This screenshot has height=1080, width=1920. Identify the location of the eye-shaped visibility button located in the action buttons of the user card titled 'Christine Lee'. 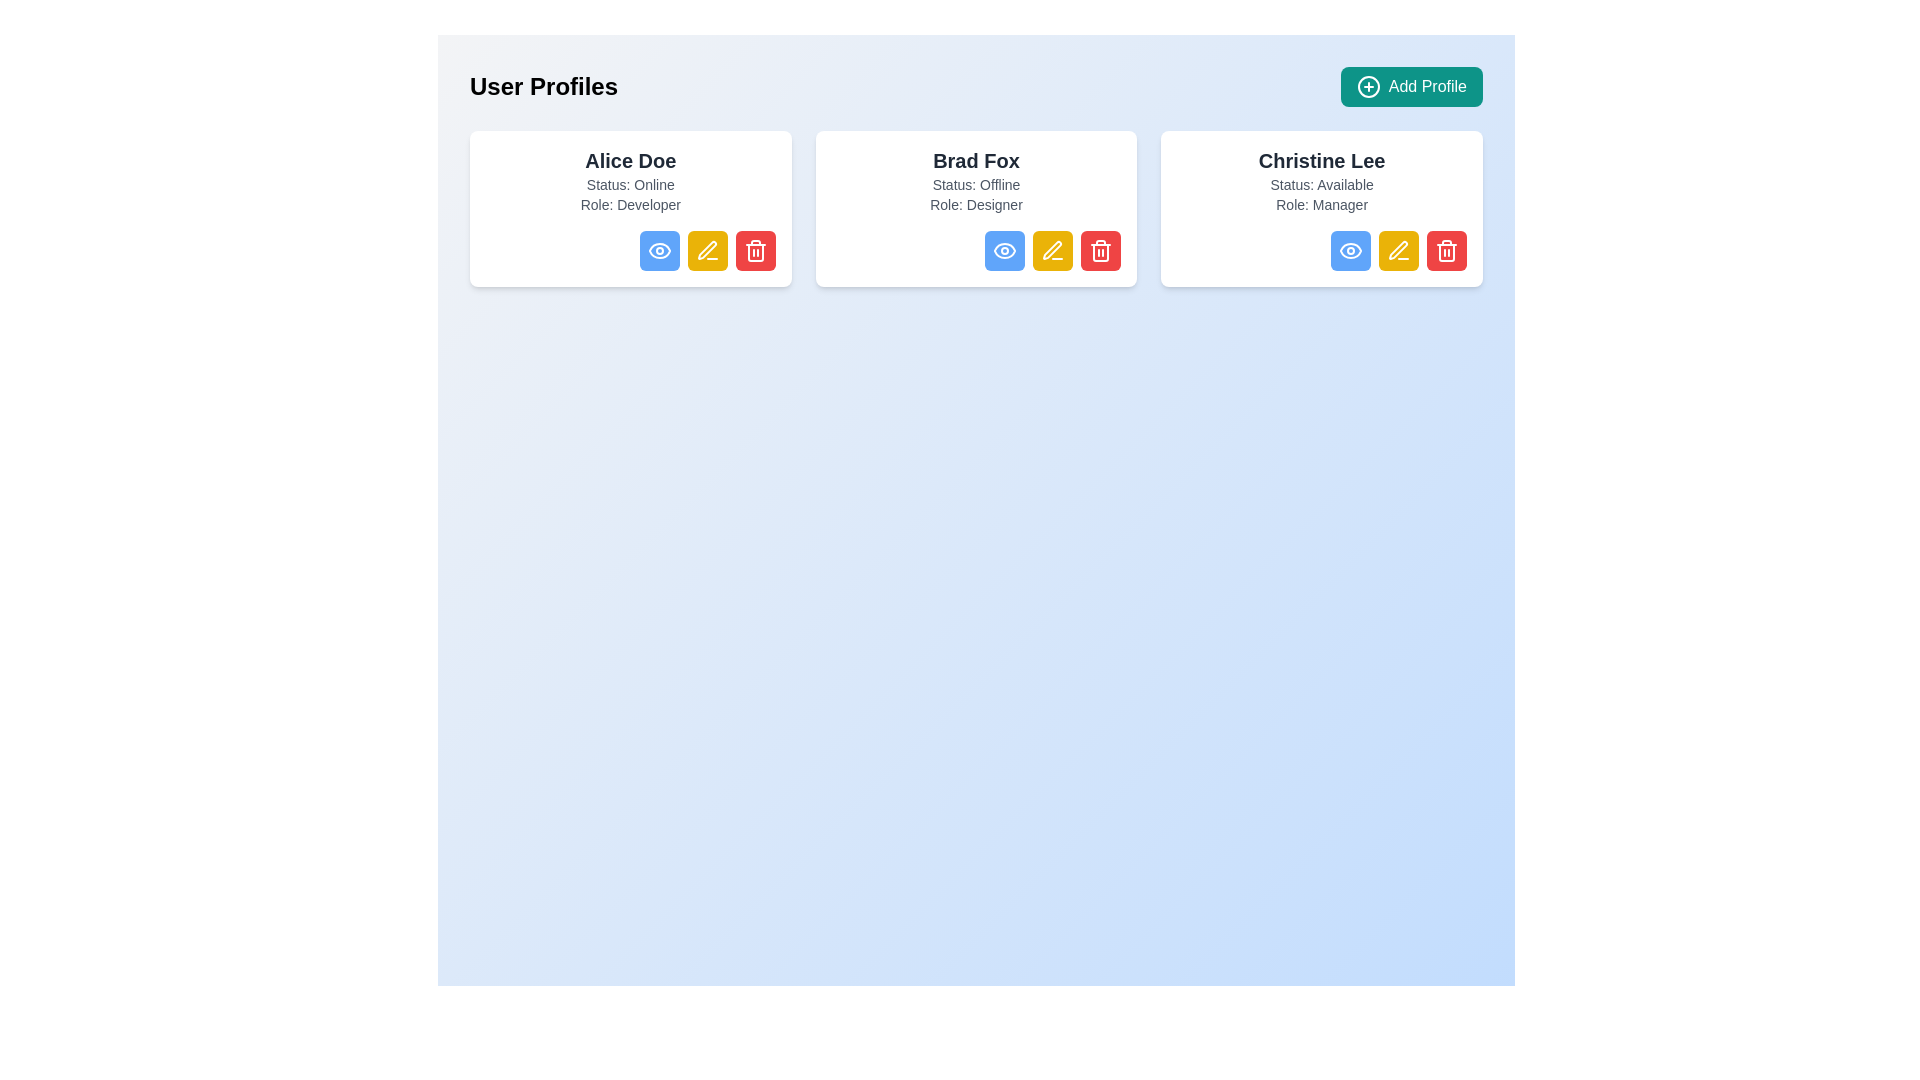
(1350, 249).